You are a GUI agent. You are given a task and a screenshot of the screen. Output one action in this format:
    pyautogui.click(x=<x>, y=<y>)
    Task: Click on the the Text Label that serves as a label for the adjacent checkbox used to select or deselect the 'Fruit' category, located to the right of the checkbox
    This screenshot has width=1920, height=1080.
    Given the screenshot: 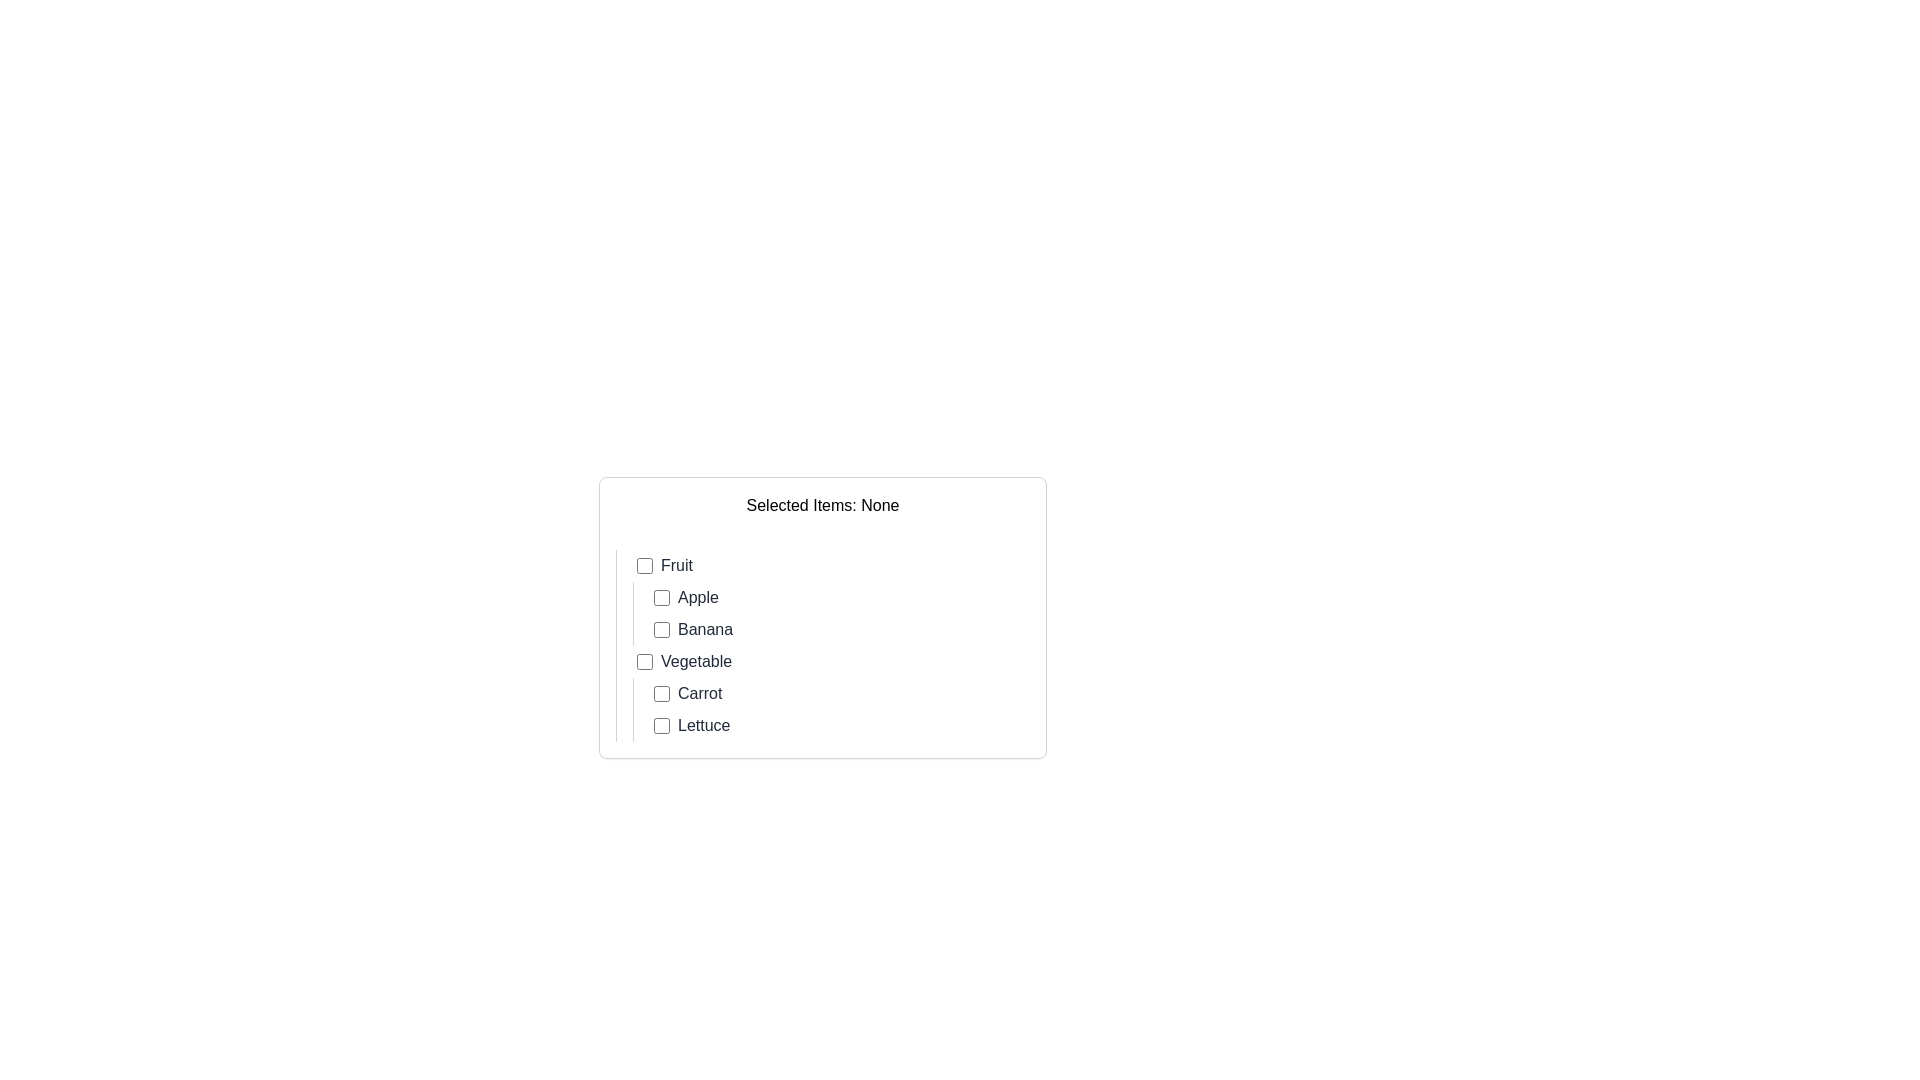 What is the action you would take?
    pyautogui.click(x=676, y=566)
    